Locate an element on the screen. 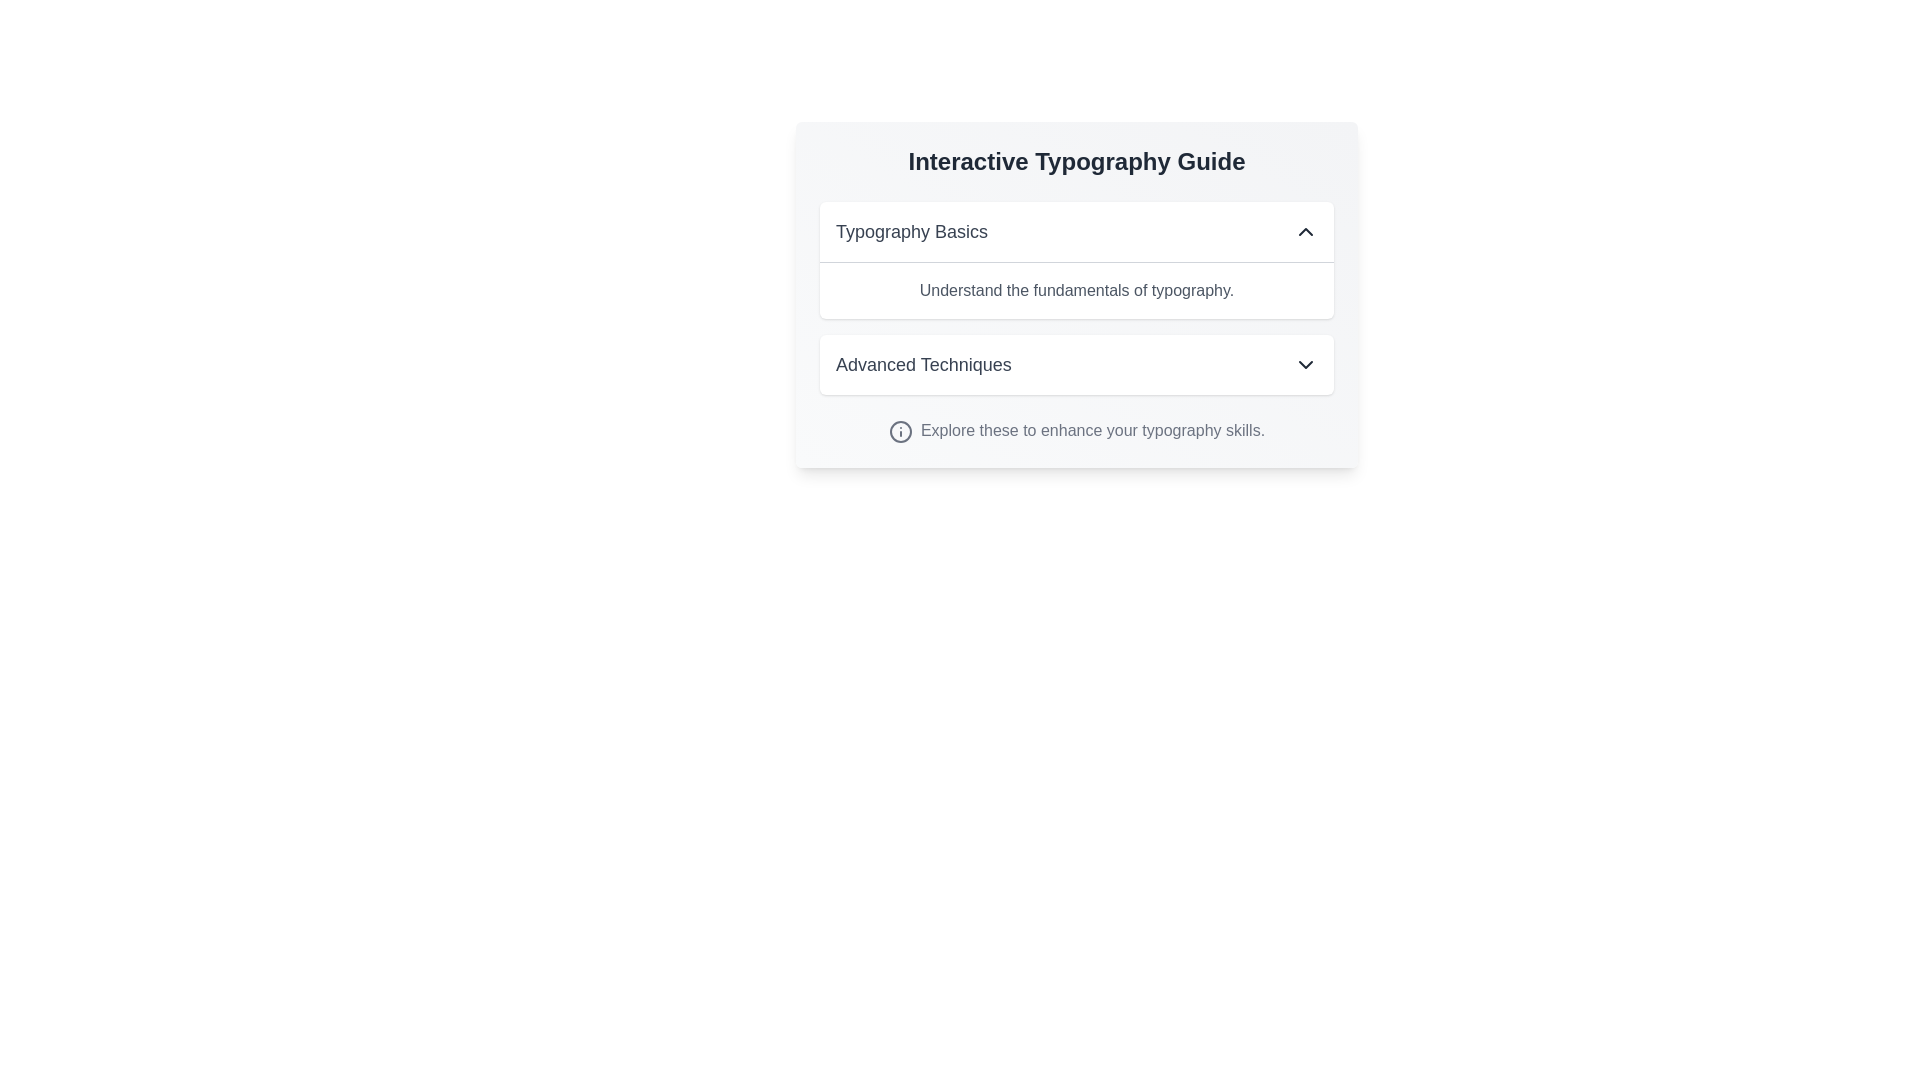 This screenshot has height=1080, width=1920. the outlined circle icon with an 'i' symbol is located at coordinates (899, 430).